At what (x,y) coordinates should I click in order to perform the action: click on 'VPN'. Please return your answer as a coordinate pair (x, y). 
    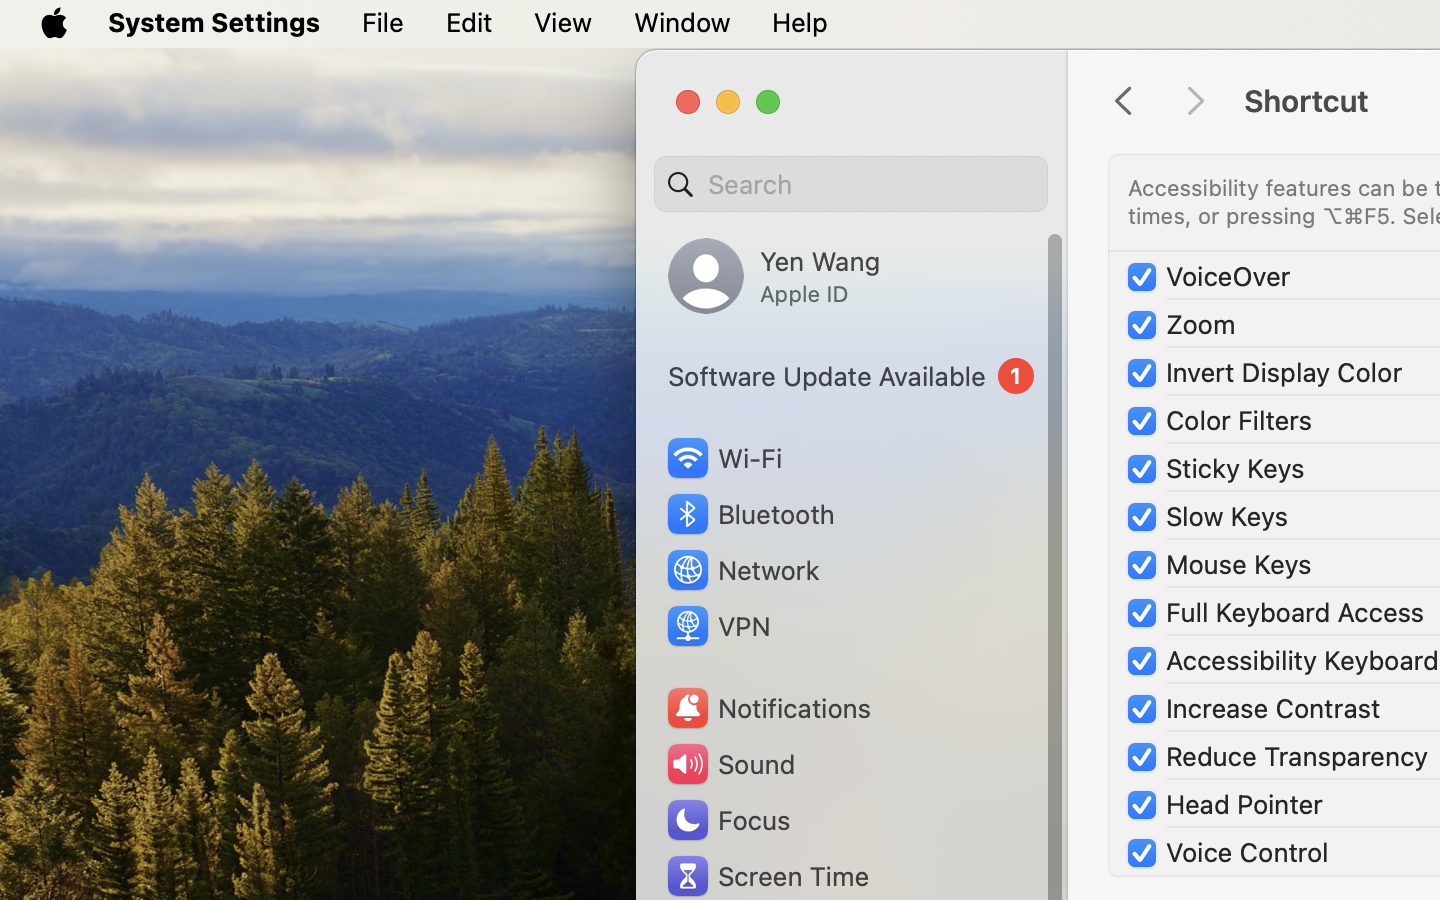
    Looking at the image, I should click on (716, 626).